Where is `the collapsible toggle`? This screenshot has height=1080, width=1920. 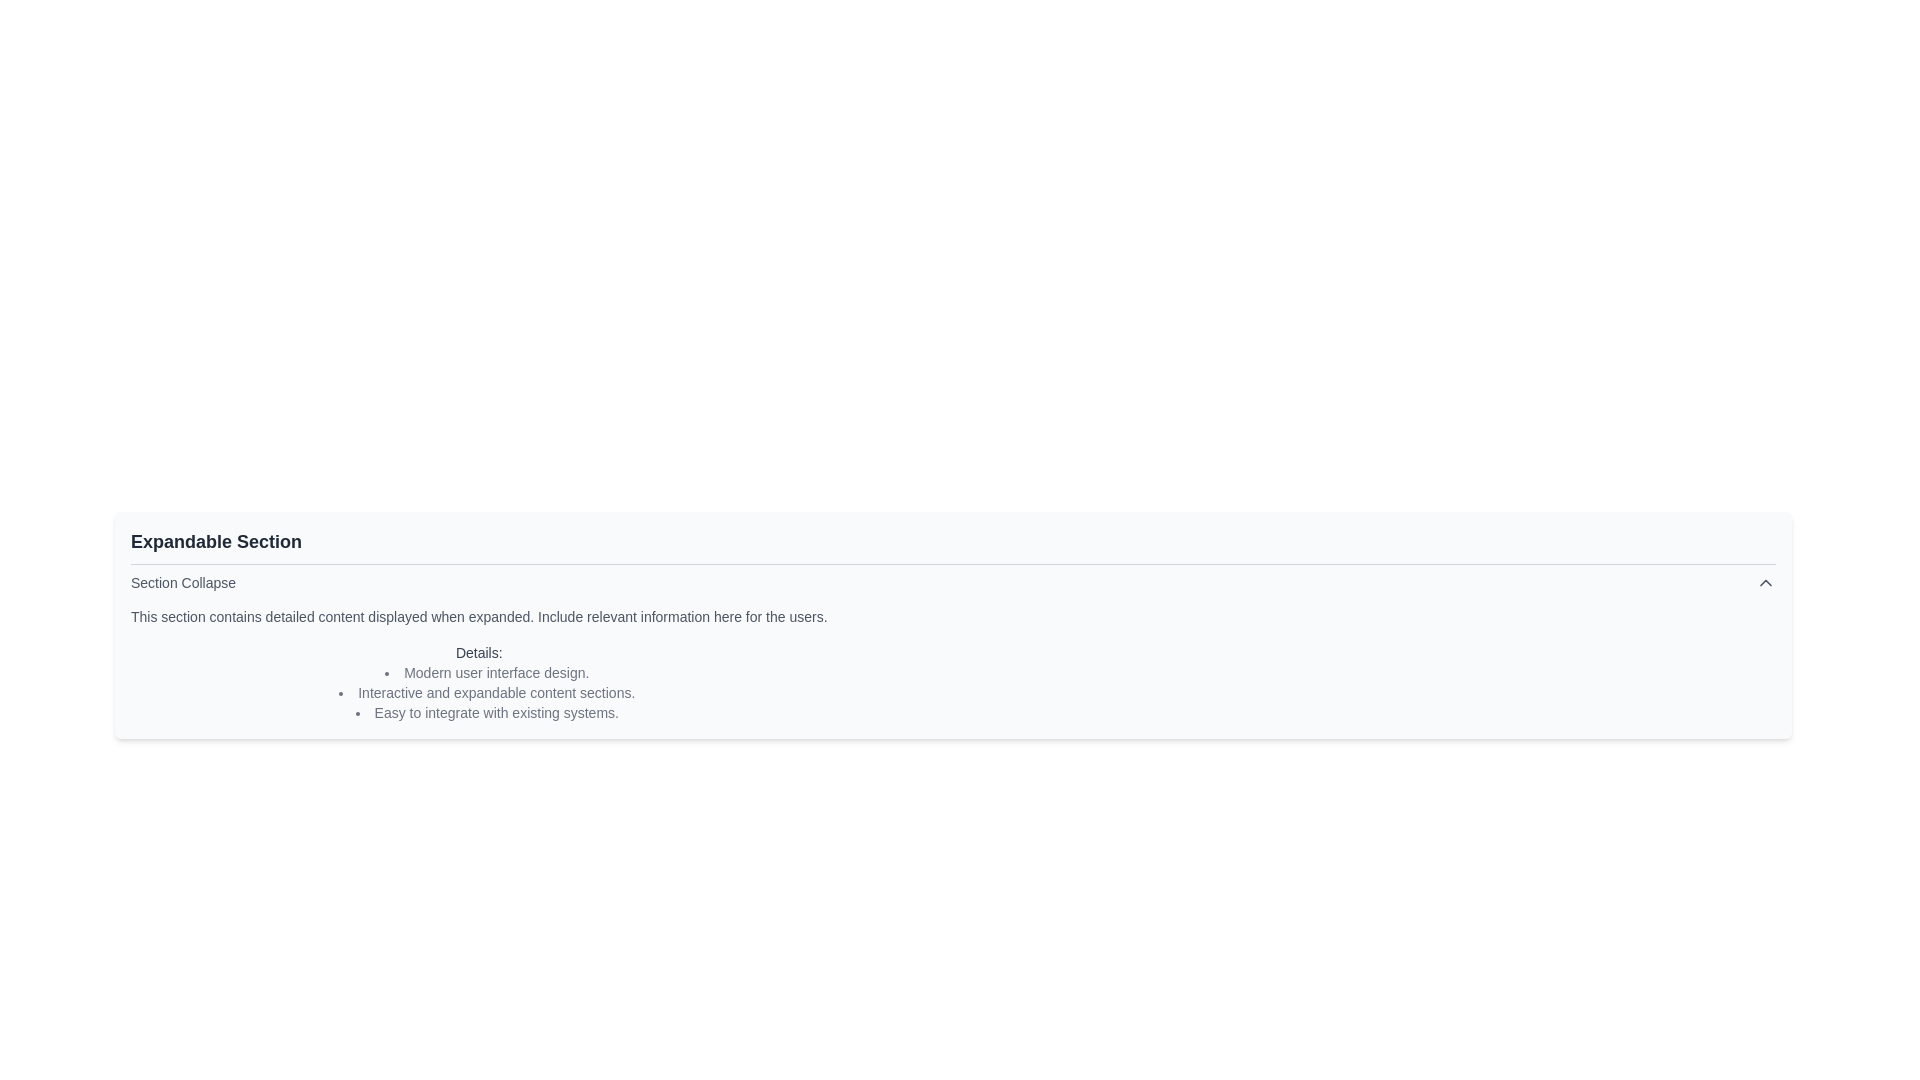 the collapsible toggle is located at coordinates (952, 582).